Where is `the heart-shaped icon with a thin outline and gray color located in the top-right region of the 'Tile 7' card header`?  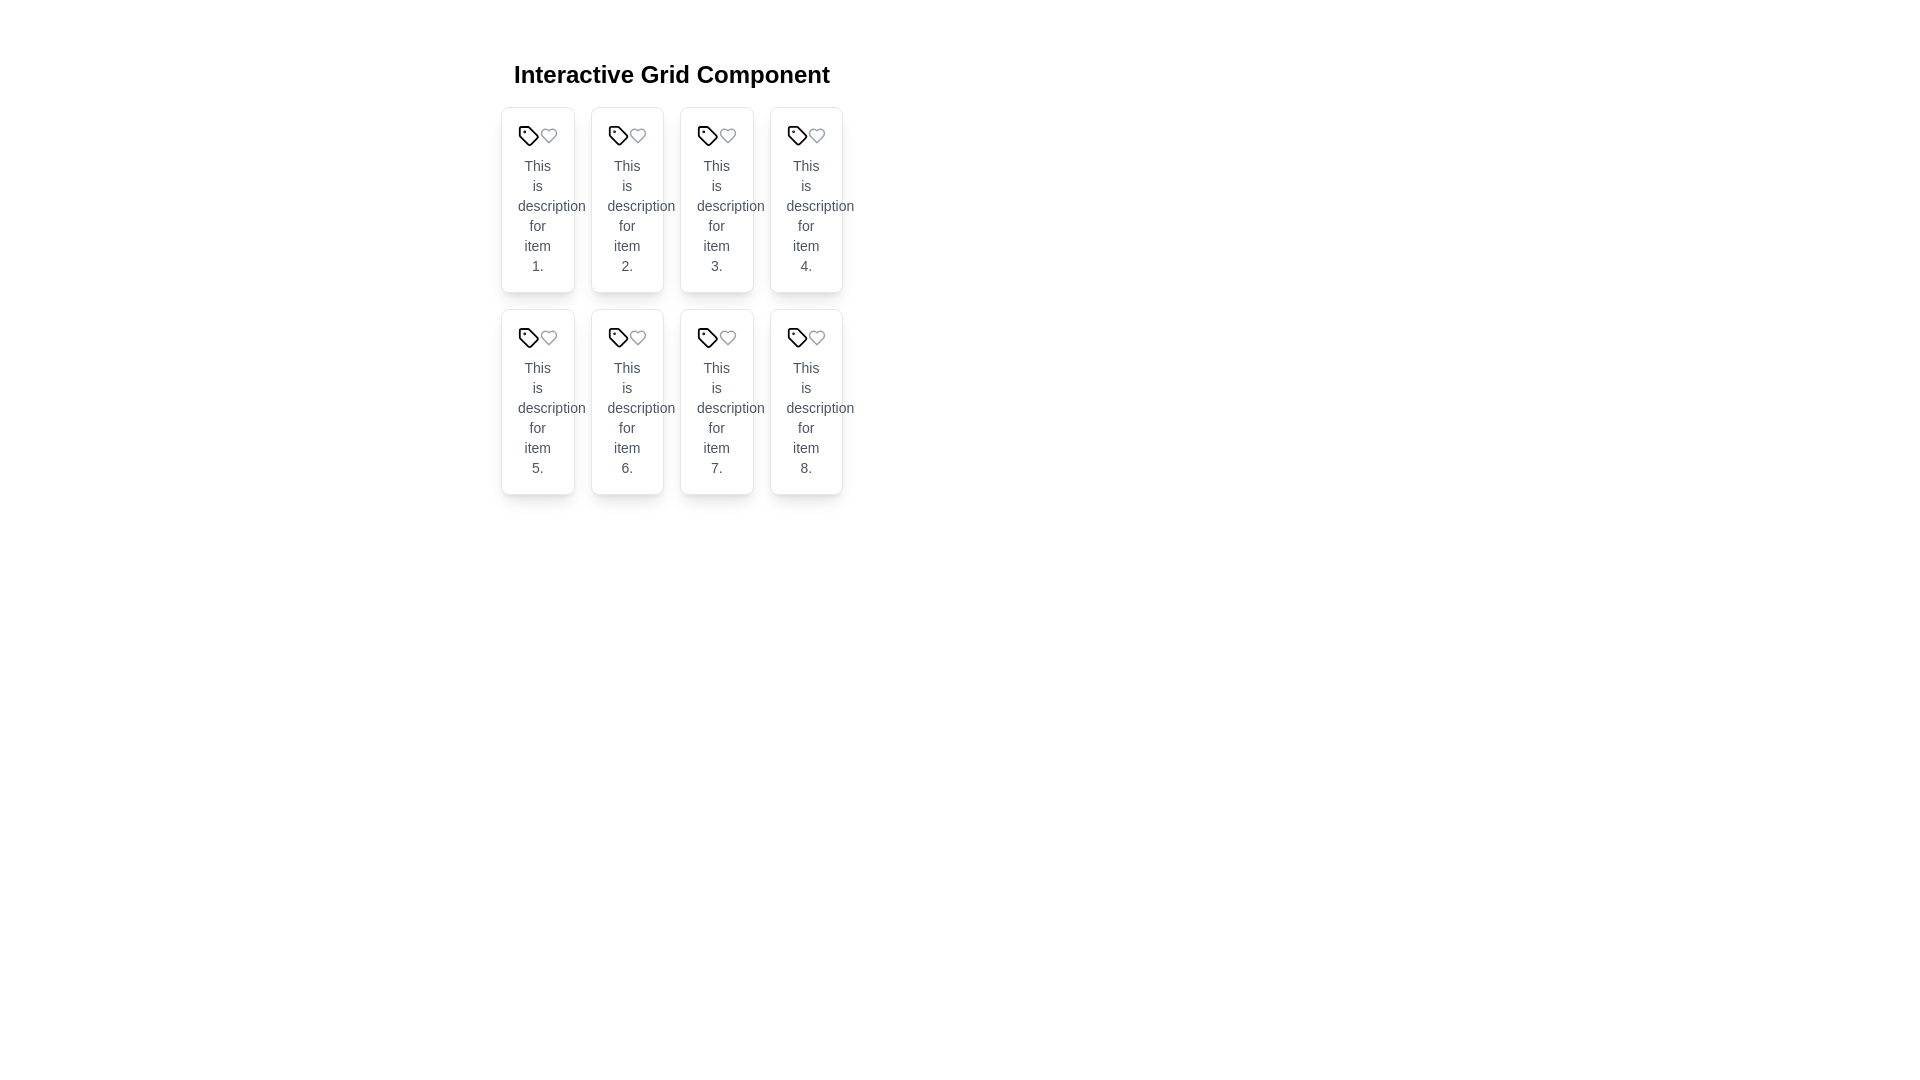 the heart-shaped icon with a thin outline and gray color located in the top-right region of the 'Tile 7' card header is located at coordinates (726, 337).